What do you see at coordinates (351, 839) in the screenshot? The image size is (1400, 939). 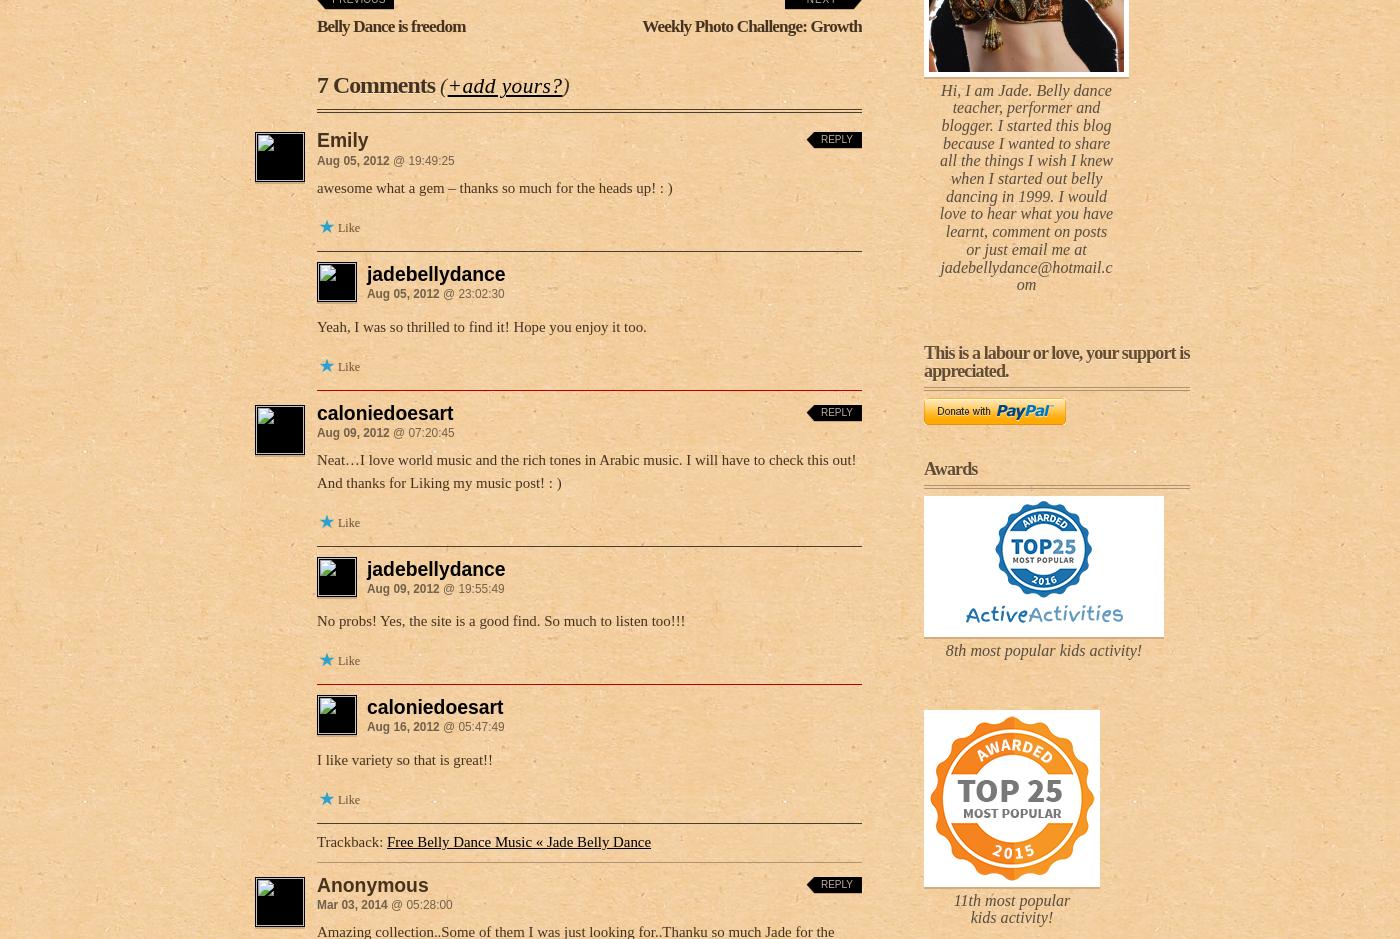 I see `'Trackback:'` at bounding box center [351, 839].